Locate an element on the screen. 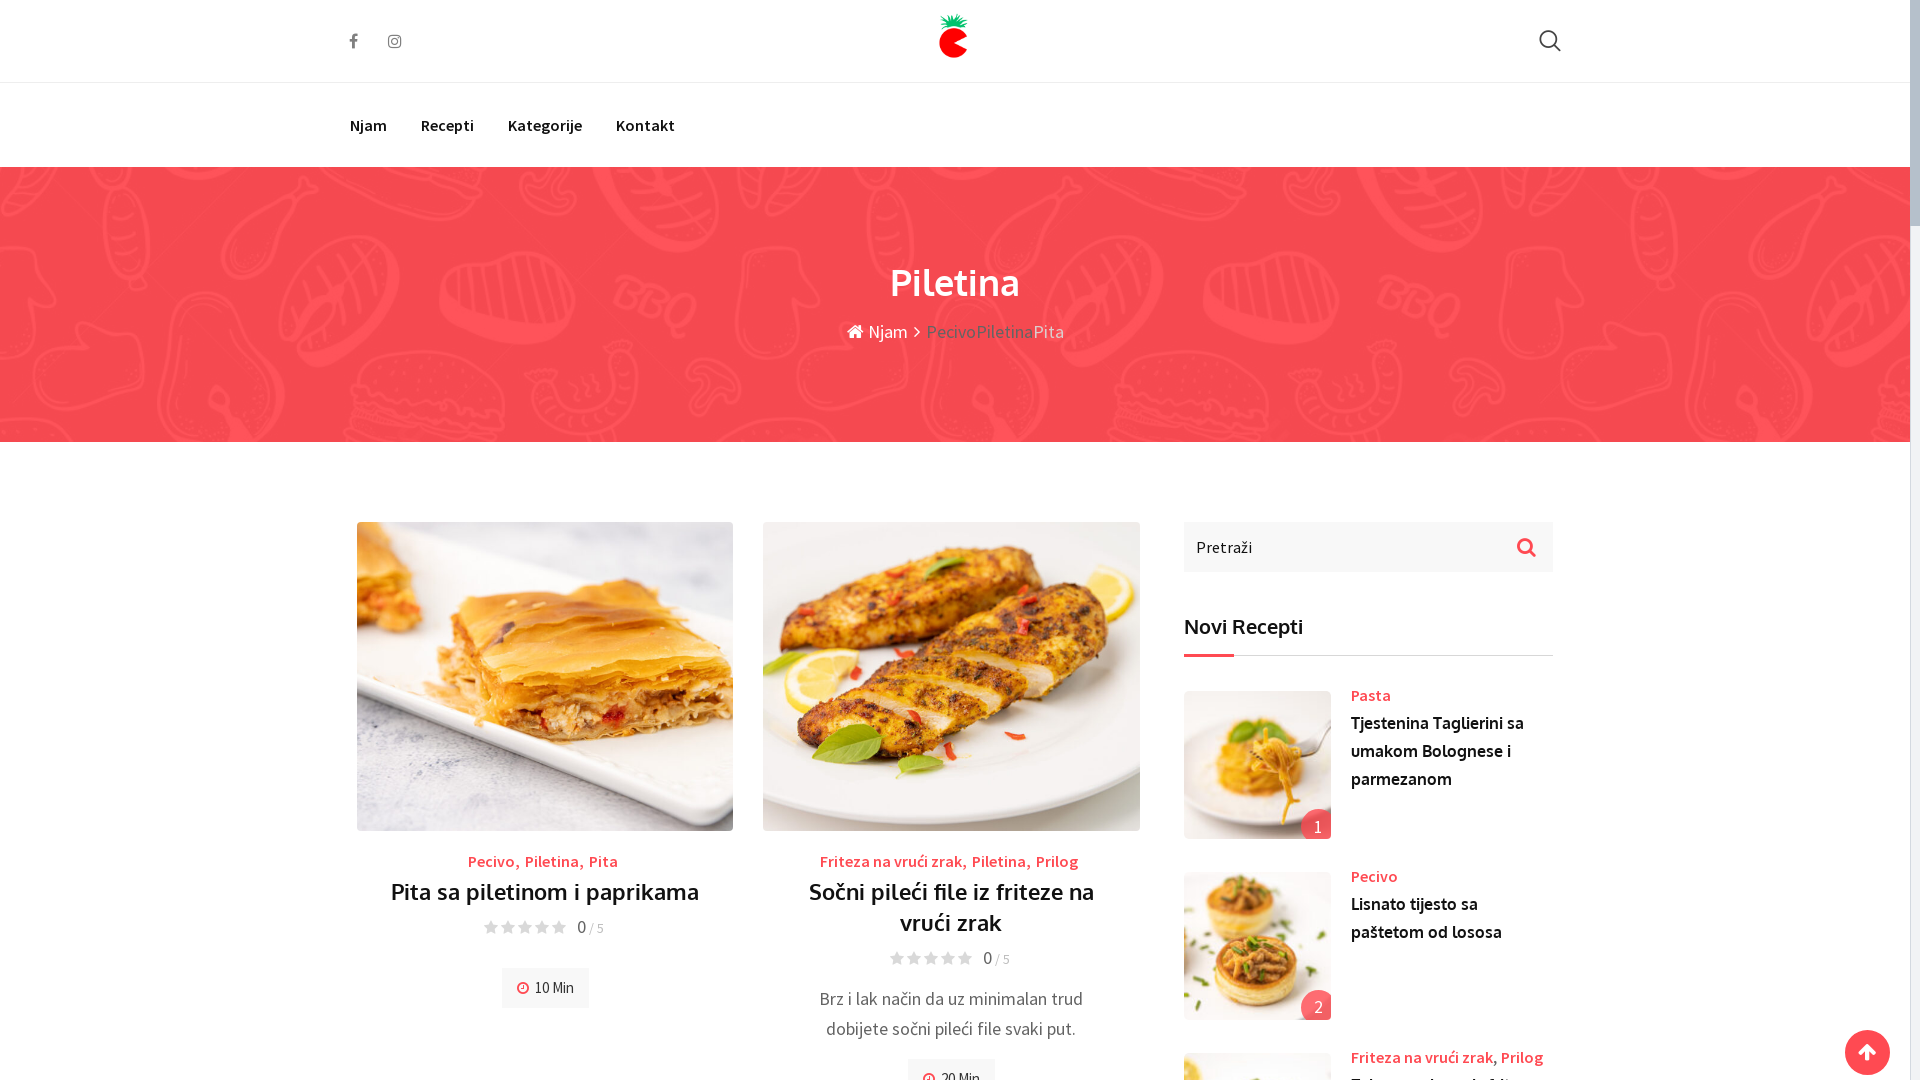 The width and height of the screenshot is (1920, 1080). 'Pita sa piletinom i paprikama' is located at coordinates (545, 890).